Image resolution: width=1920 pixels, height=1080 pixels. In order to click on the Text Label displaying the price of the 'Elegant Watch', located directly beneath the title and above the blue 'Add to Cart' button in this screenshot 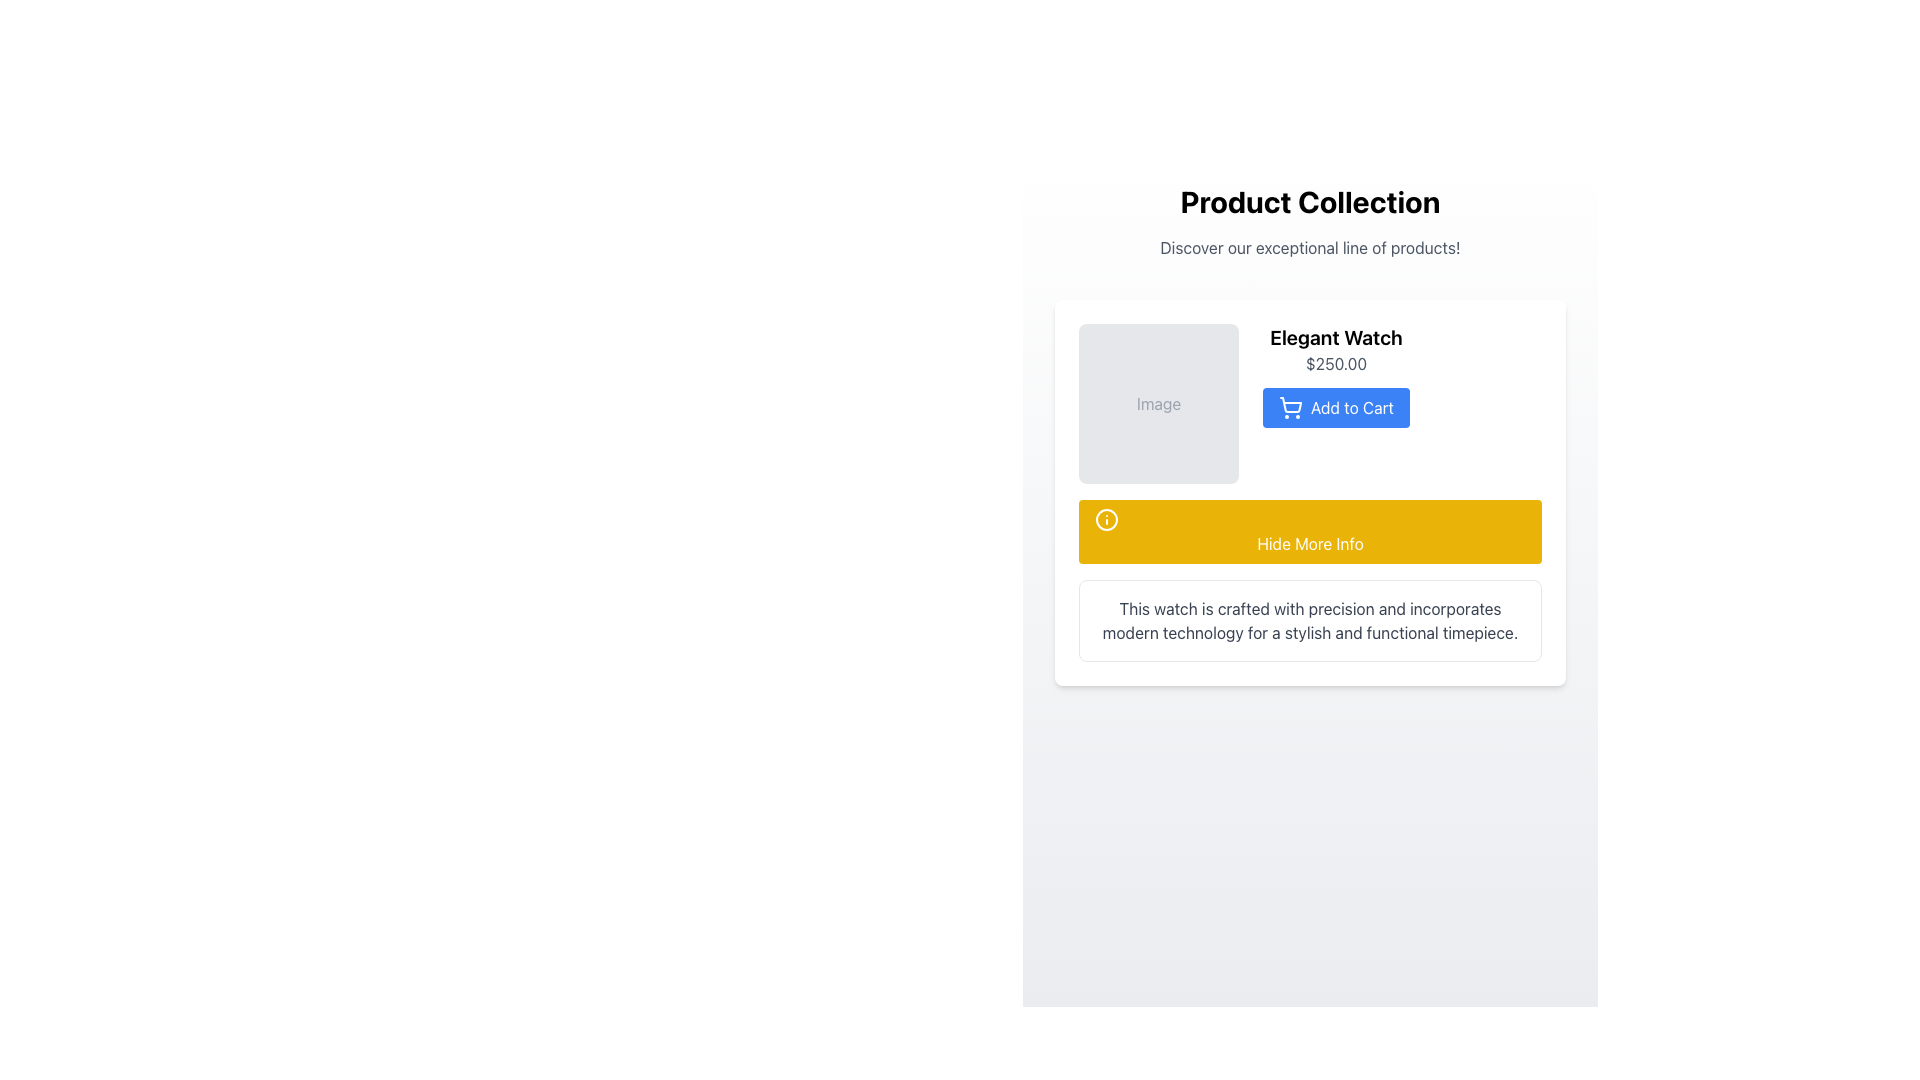, I will do `click(1336, 363)`.